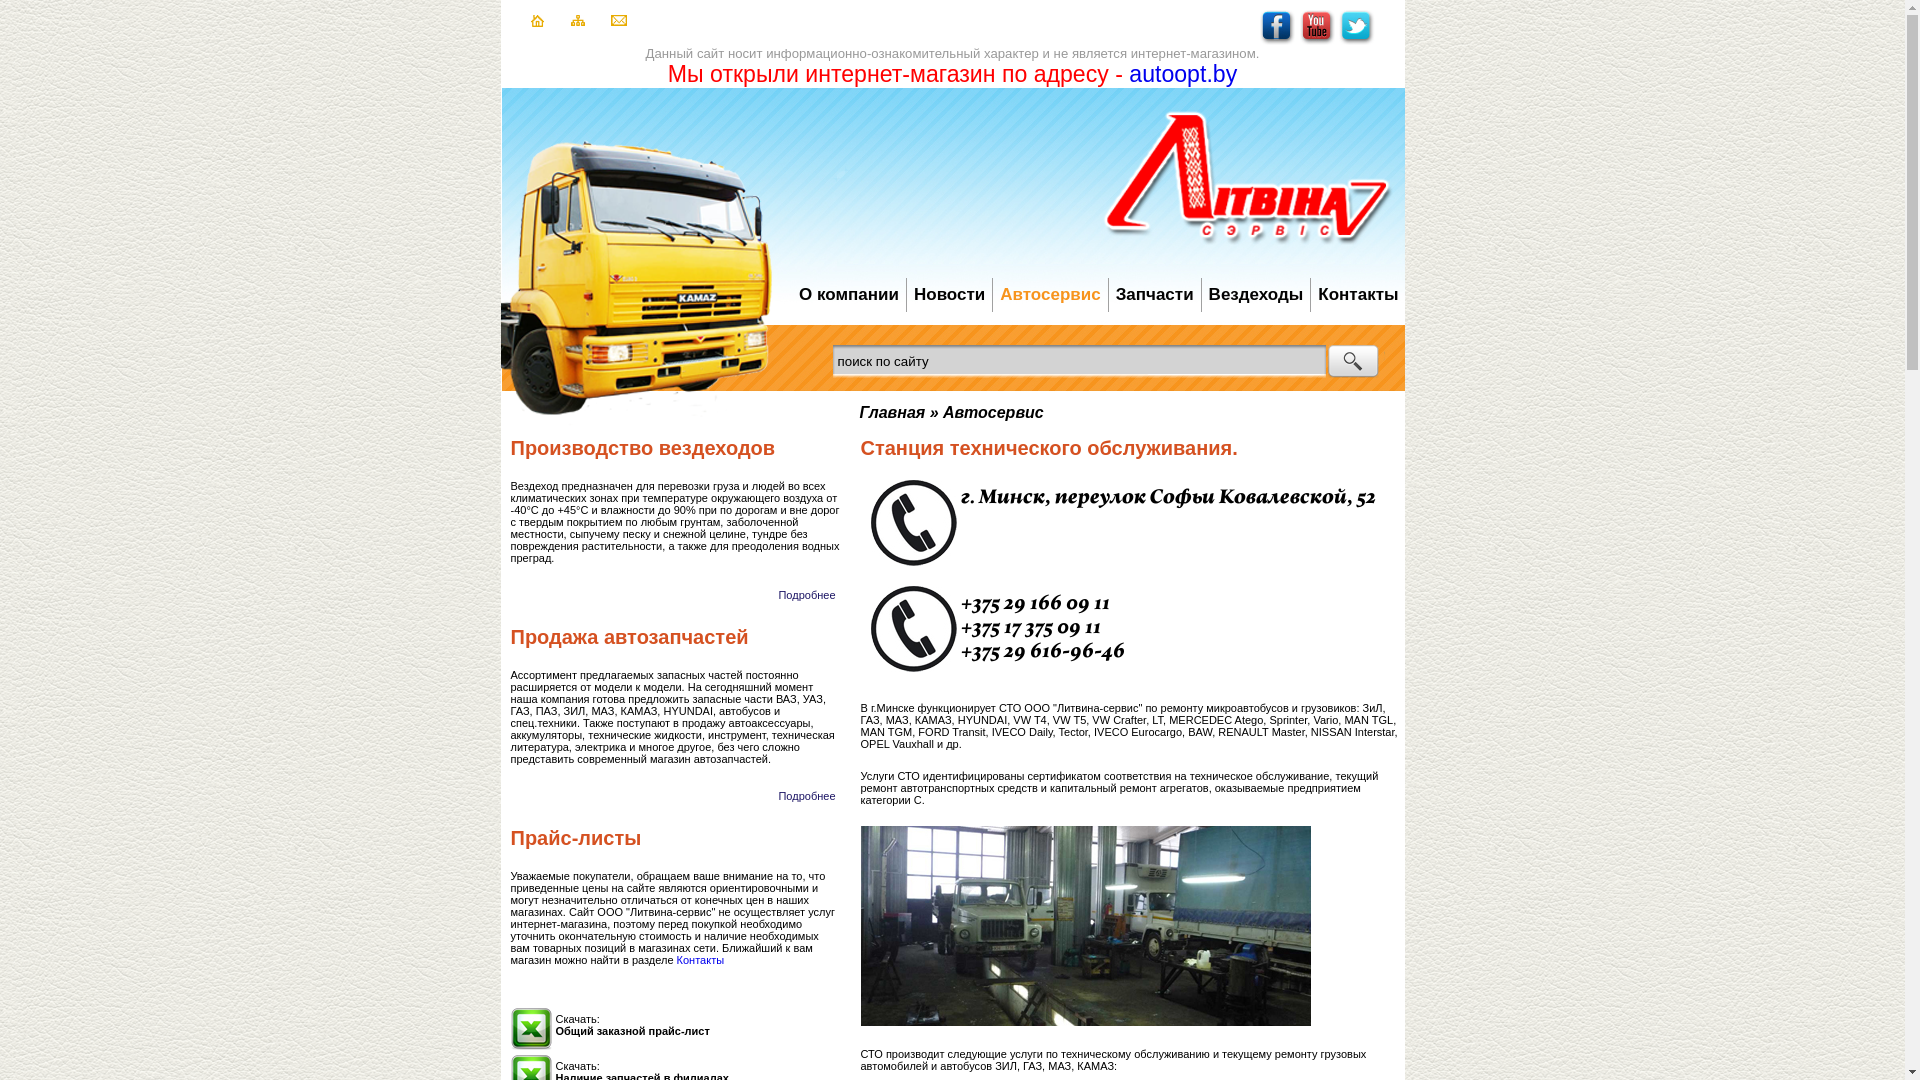 The image size is (1920, 1080). I want to click on 'youtube', so click(1300, 41).